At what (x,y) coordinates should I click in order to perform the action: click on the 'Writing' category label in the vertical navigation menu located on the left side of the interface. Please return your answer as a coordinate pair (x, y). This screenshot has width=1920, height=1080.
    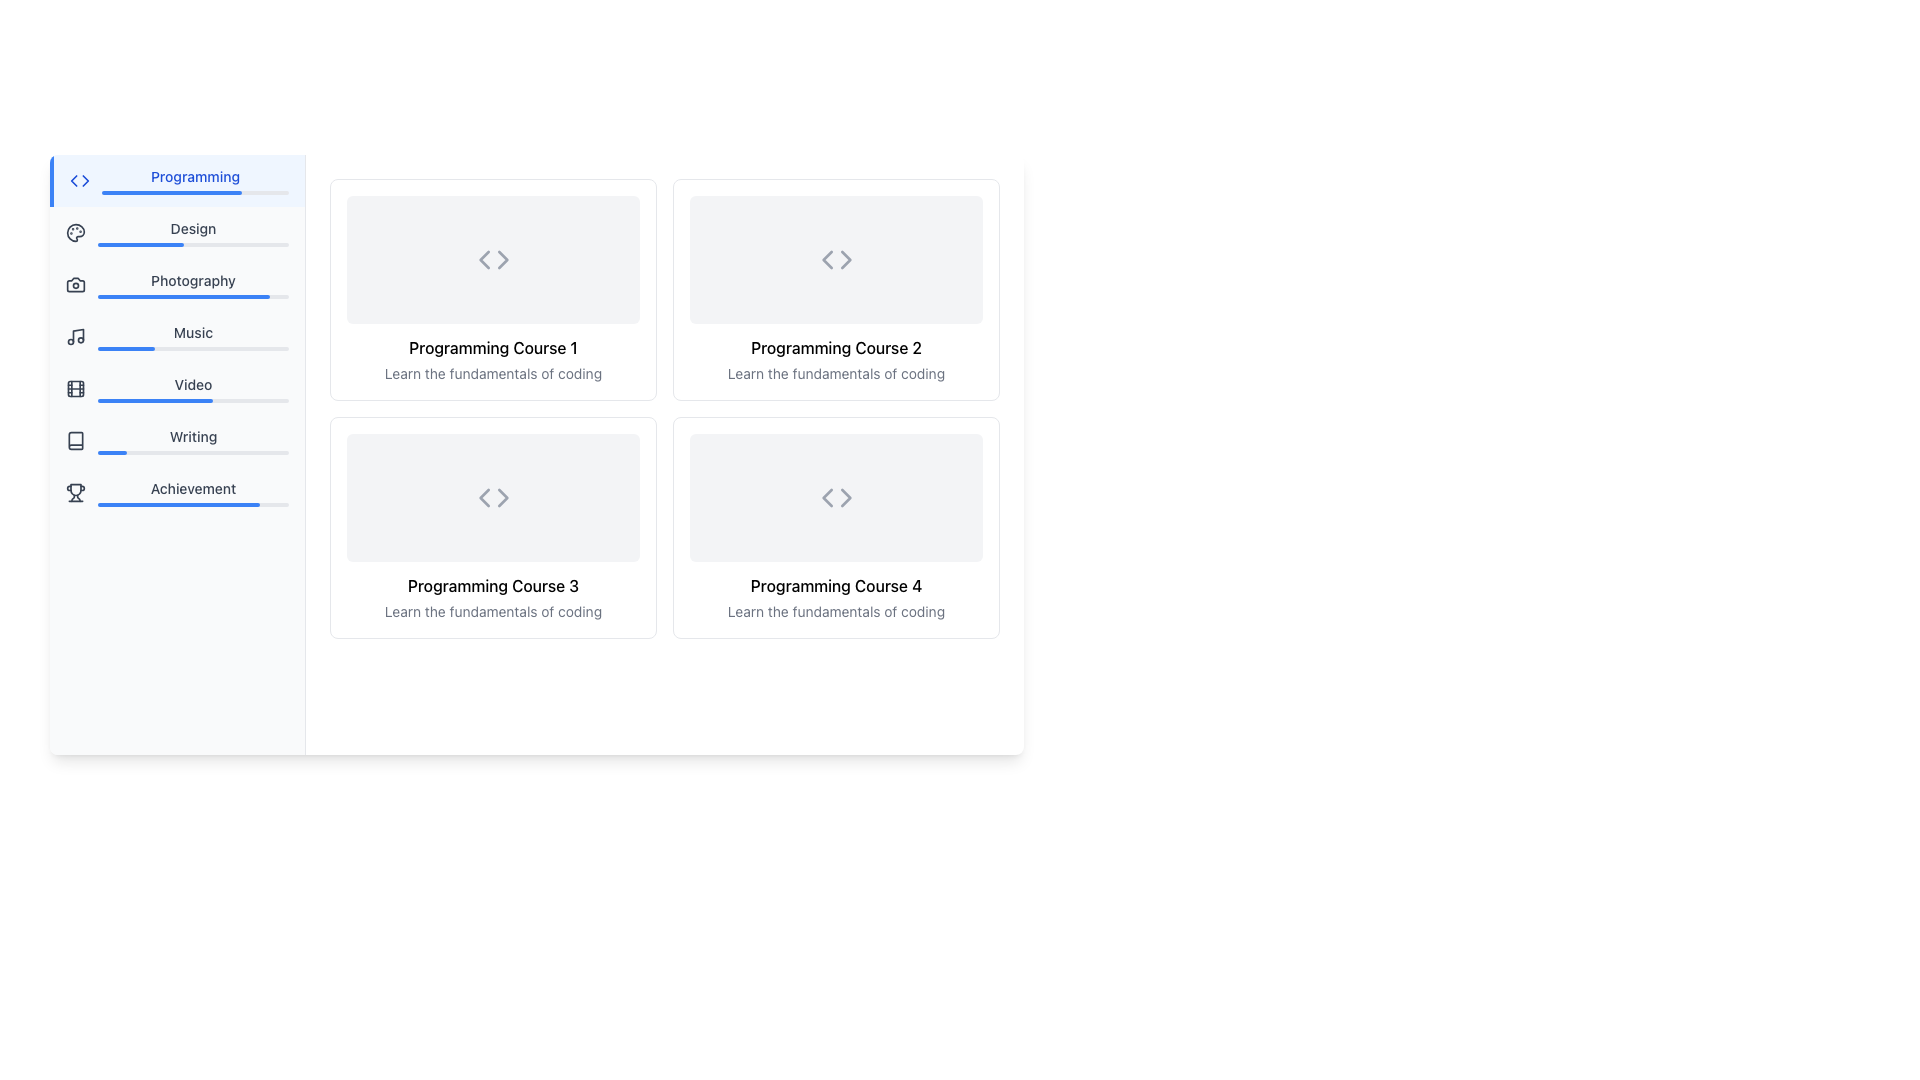
    Looking at the image, I should click on (193, 435).